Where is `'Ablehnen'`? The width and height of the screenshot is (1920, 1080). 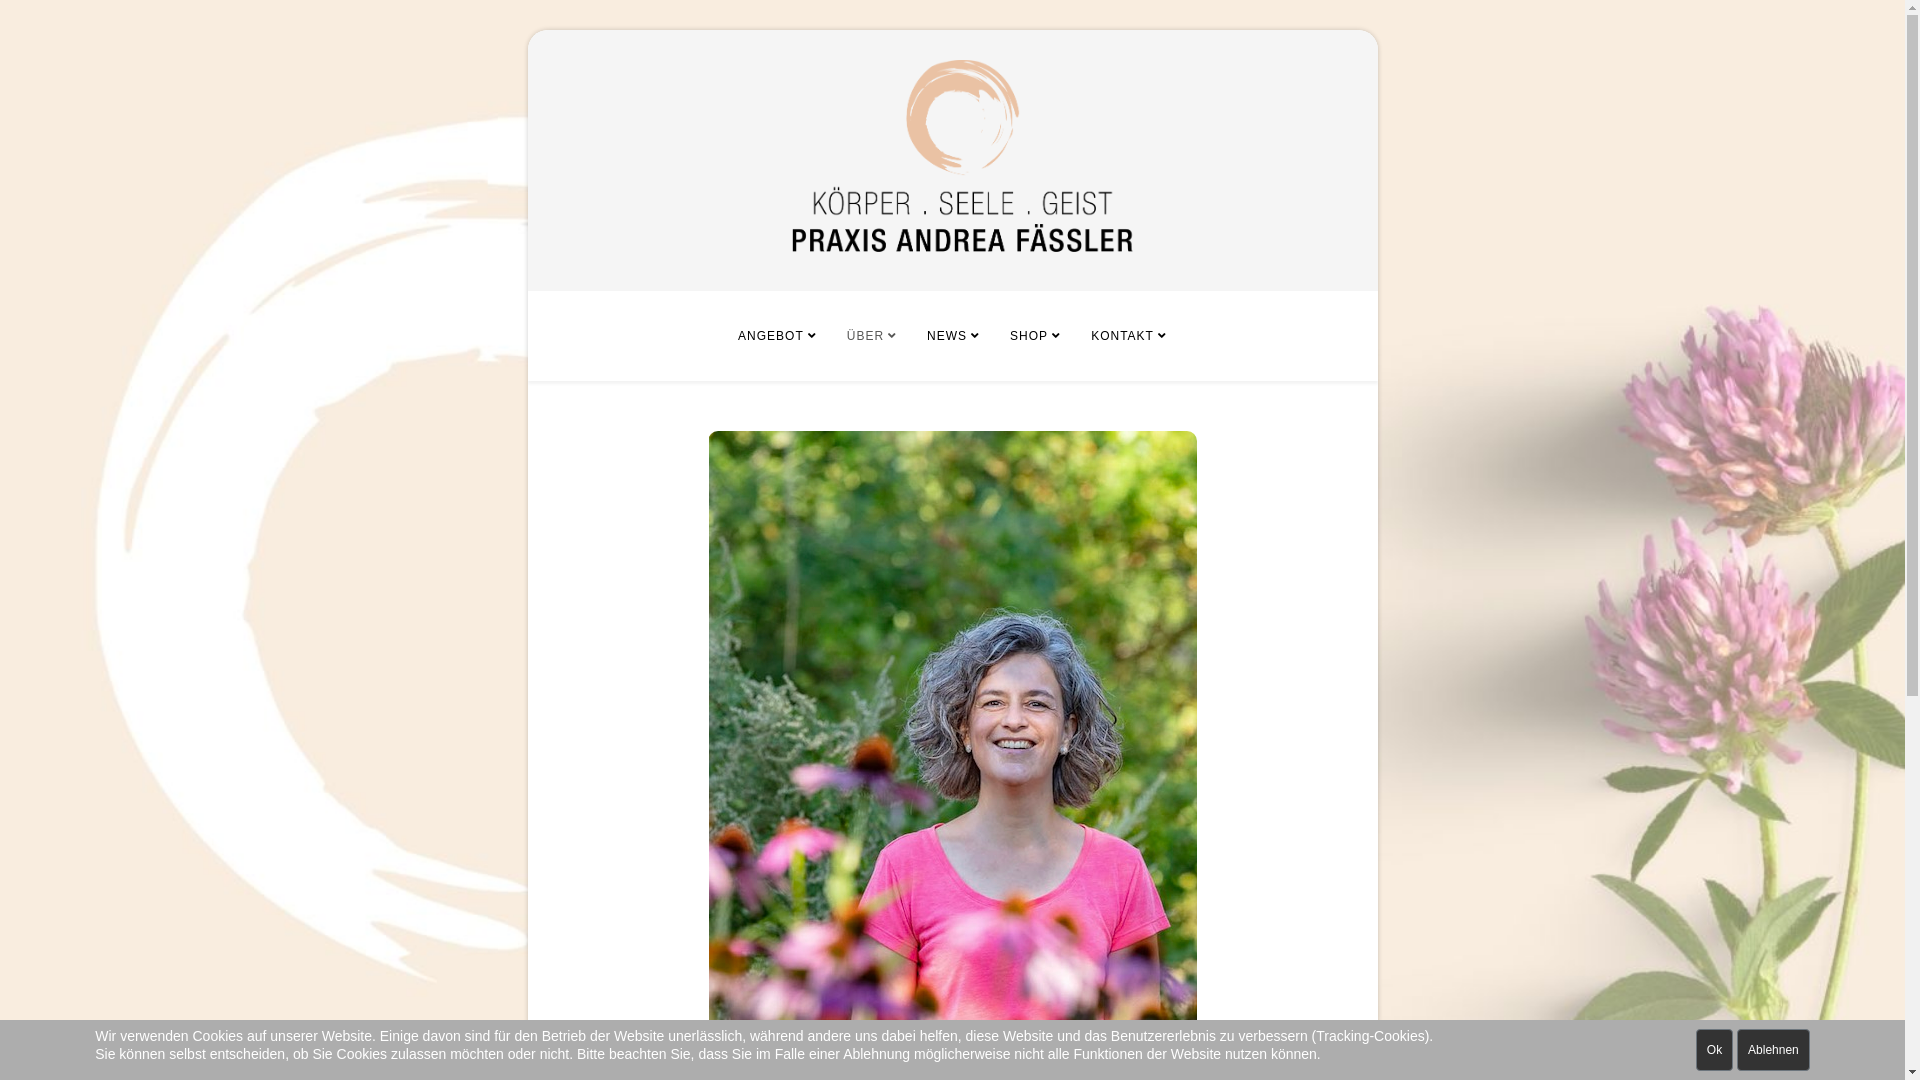
'Ablehnen' is located at coordinates (1773, 1048).